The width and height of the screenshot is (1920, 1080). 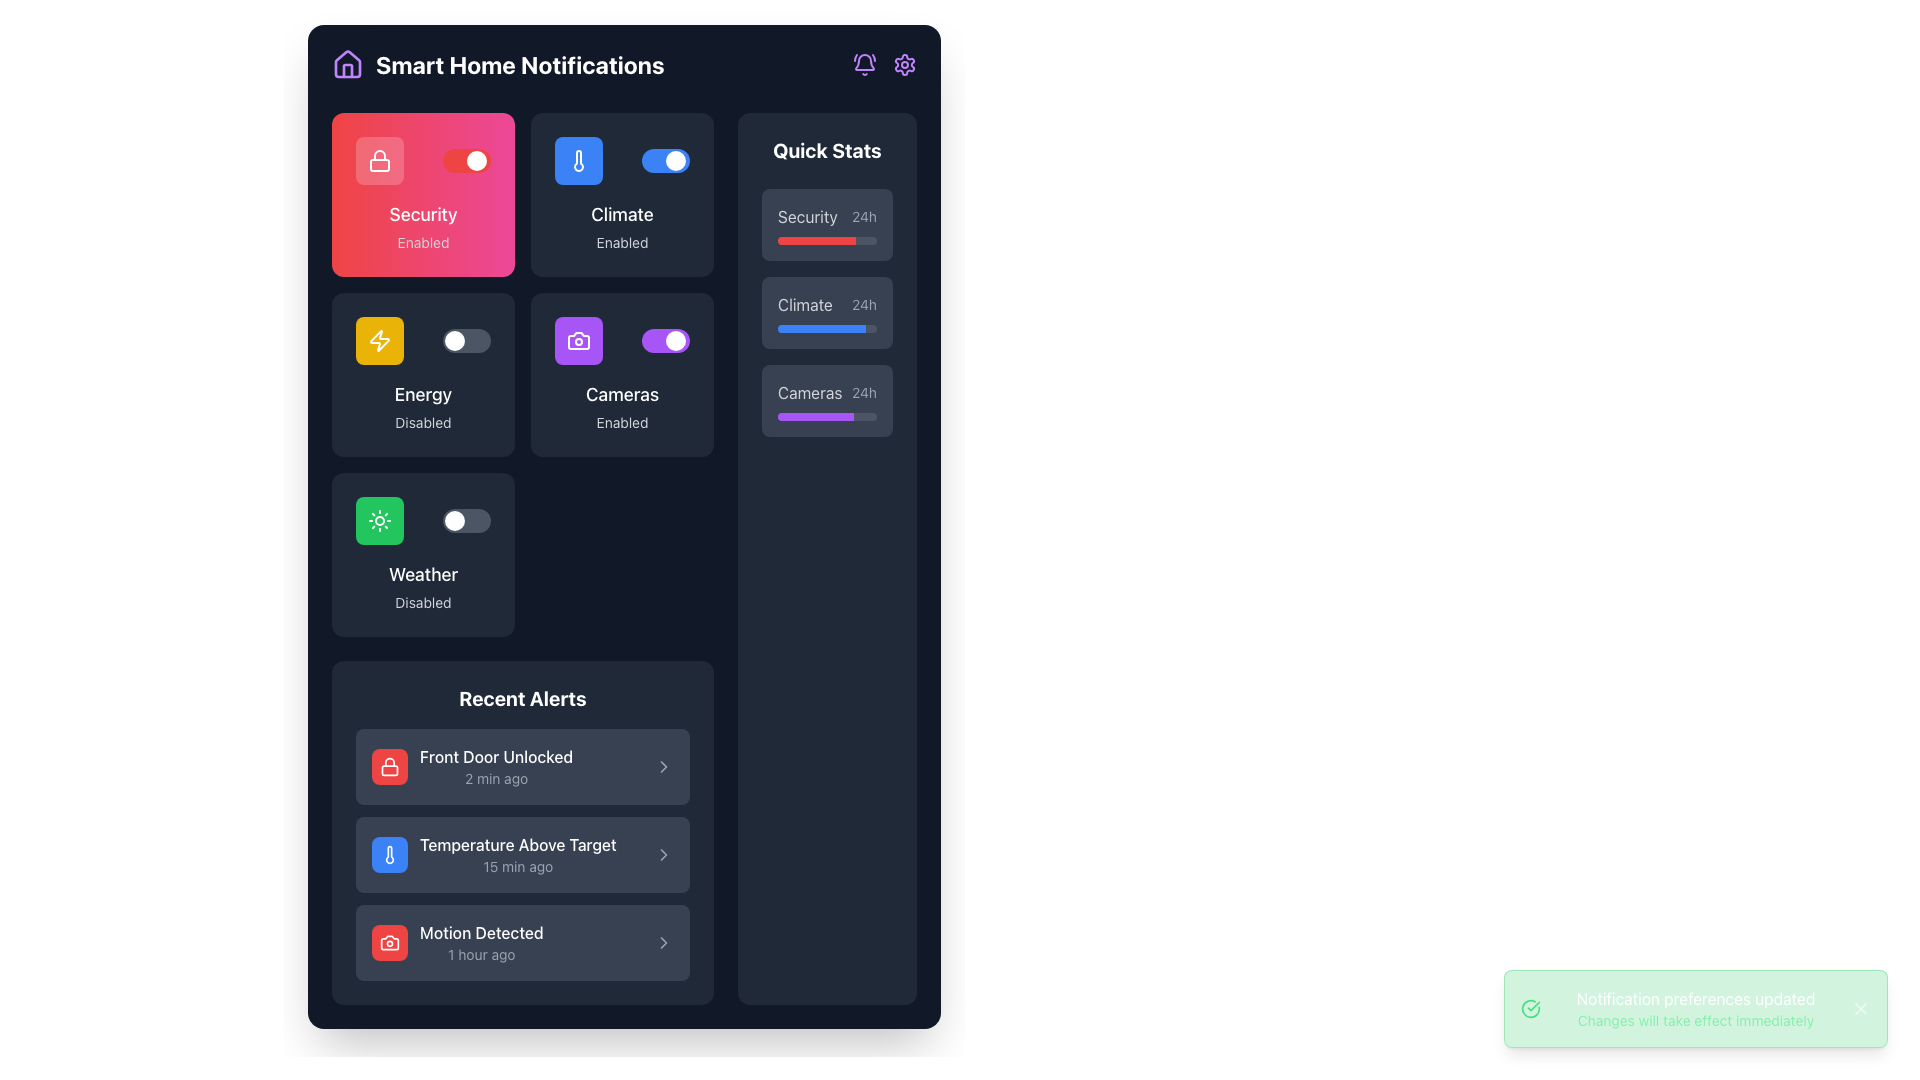 I want to click on the white lock icon within the rounded rectangle background in the 'Security' section, so click(x=379, y=160).